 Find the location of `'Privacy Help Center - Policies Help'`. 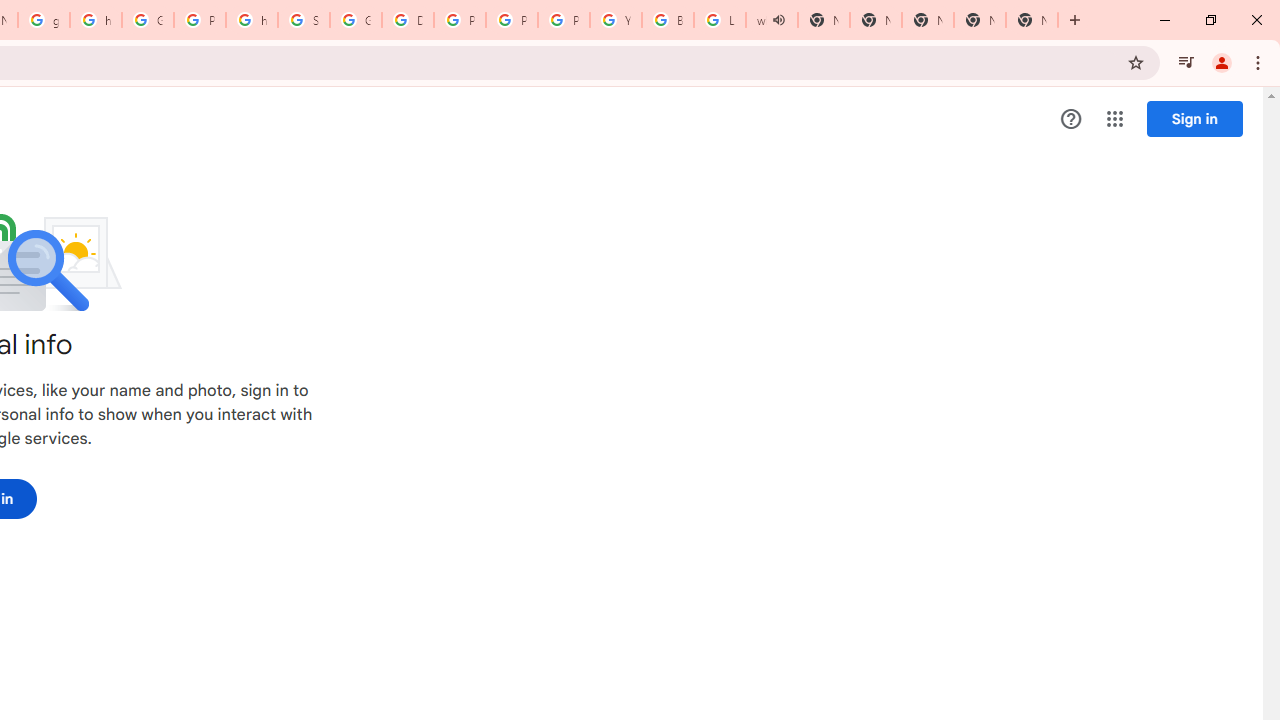

'Privacy Help Center - Policies Help' is located at coordinates (459, 20).